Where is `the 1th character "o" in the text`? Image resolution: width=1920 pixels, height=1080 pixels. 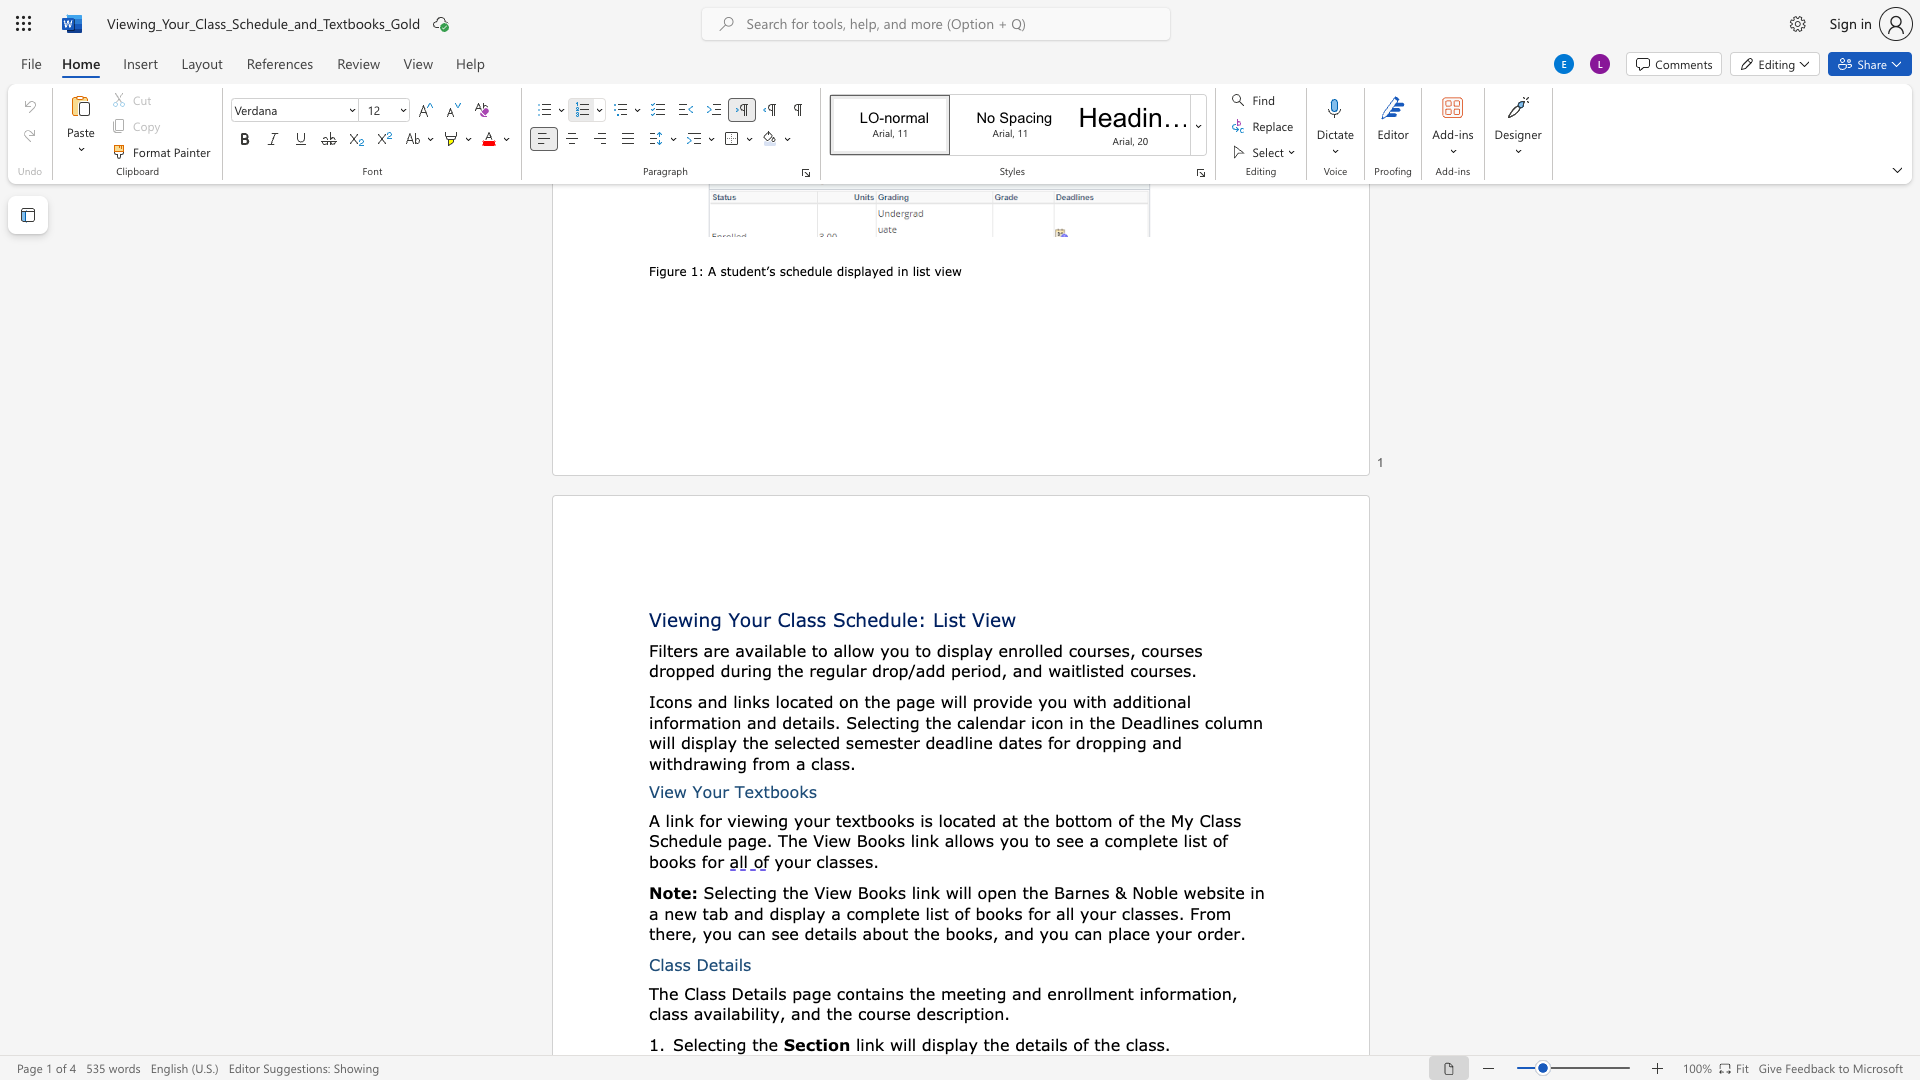
the 1th character "o" in the text is located at coordinates (668, 701).